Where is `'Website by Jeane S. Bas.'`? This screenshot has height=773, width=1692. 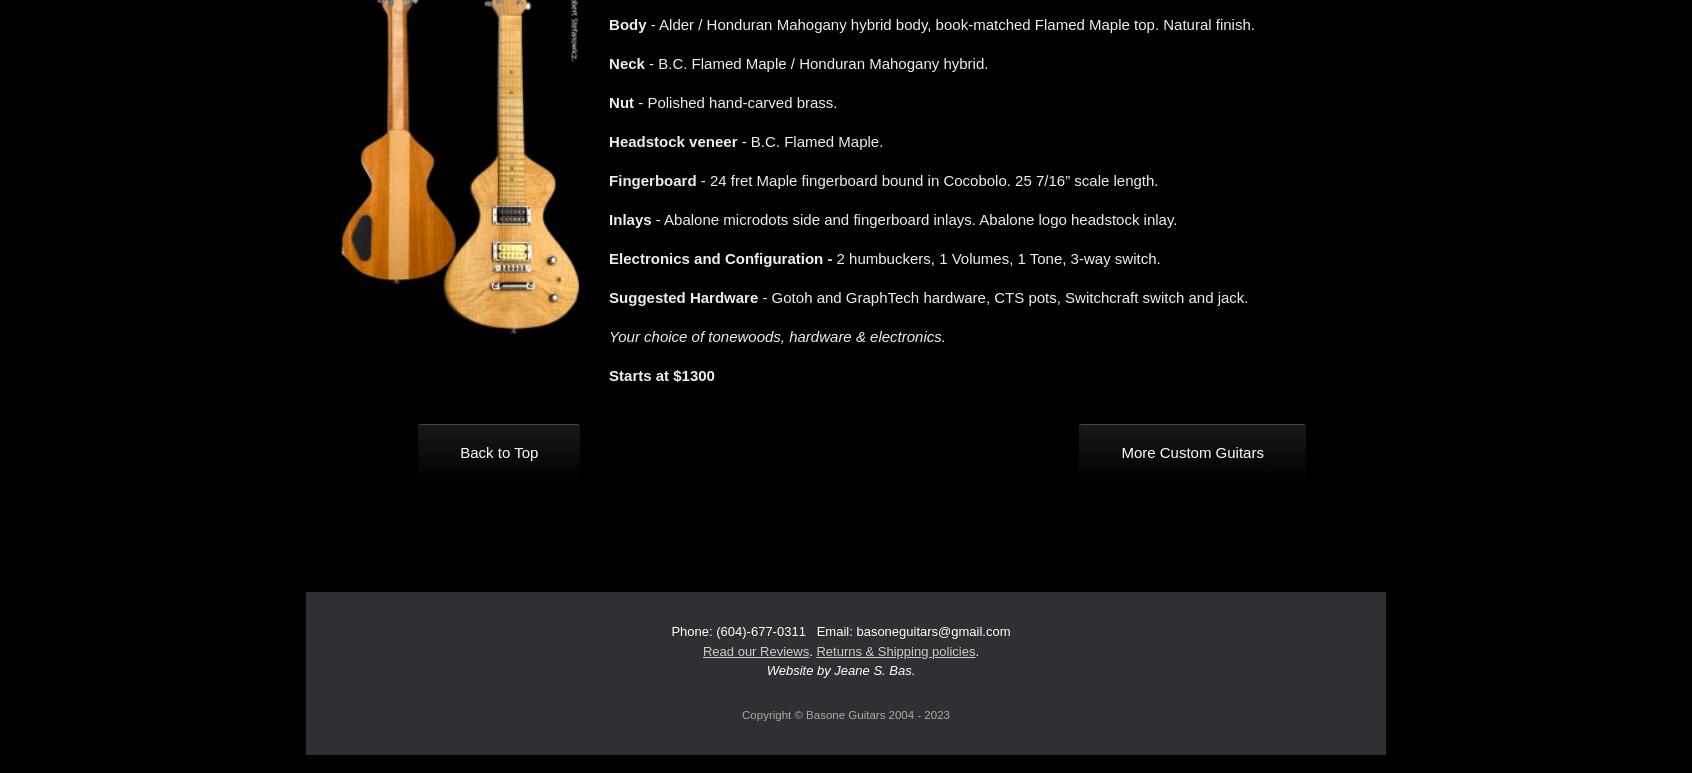 'Website by Jeane S. Bas.' is located at coordinates (764, 669).